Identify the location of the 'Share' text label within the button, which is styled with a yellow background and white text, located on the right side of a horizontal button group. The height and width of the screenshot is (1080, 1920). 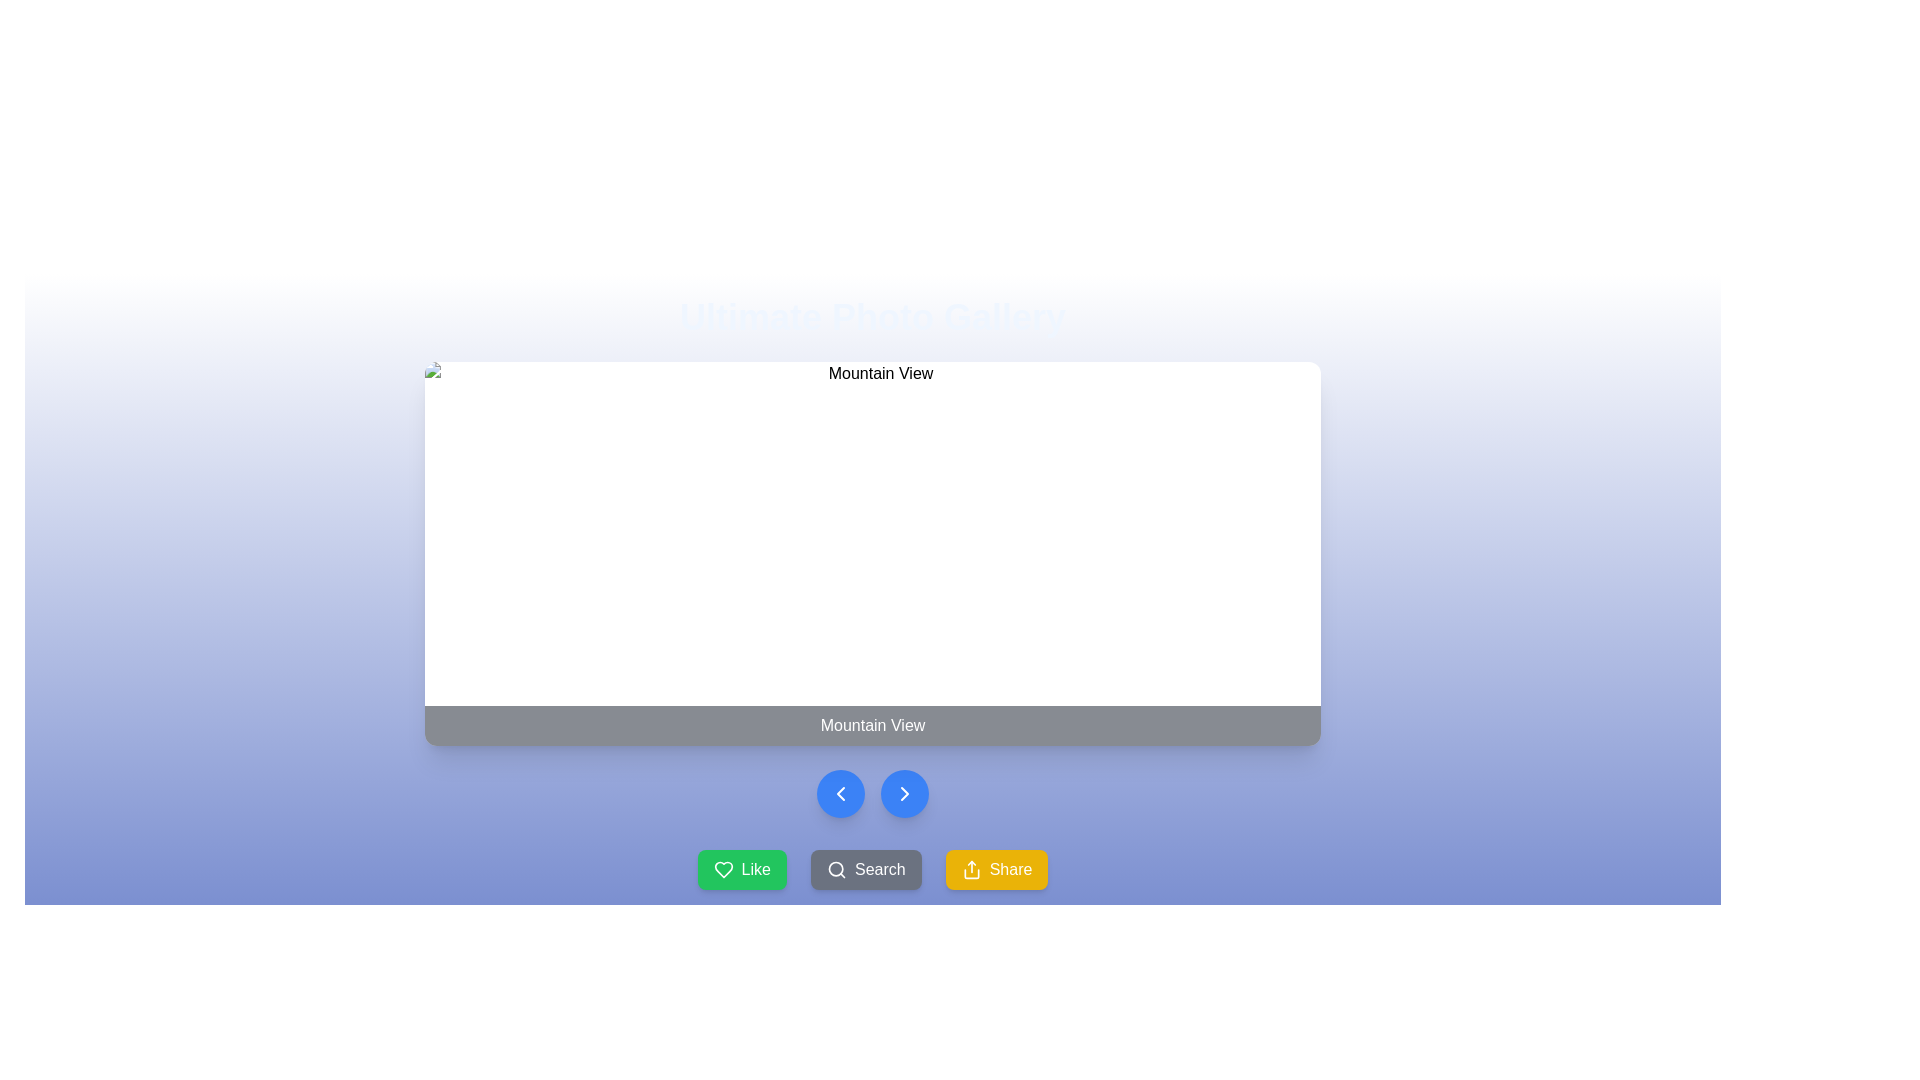
(1011, 869).